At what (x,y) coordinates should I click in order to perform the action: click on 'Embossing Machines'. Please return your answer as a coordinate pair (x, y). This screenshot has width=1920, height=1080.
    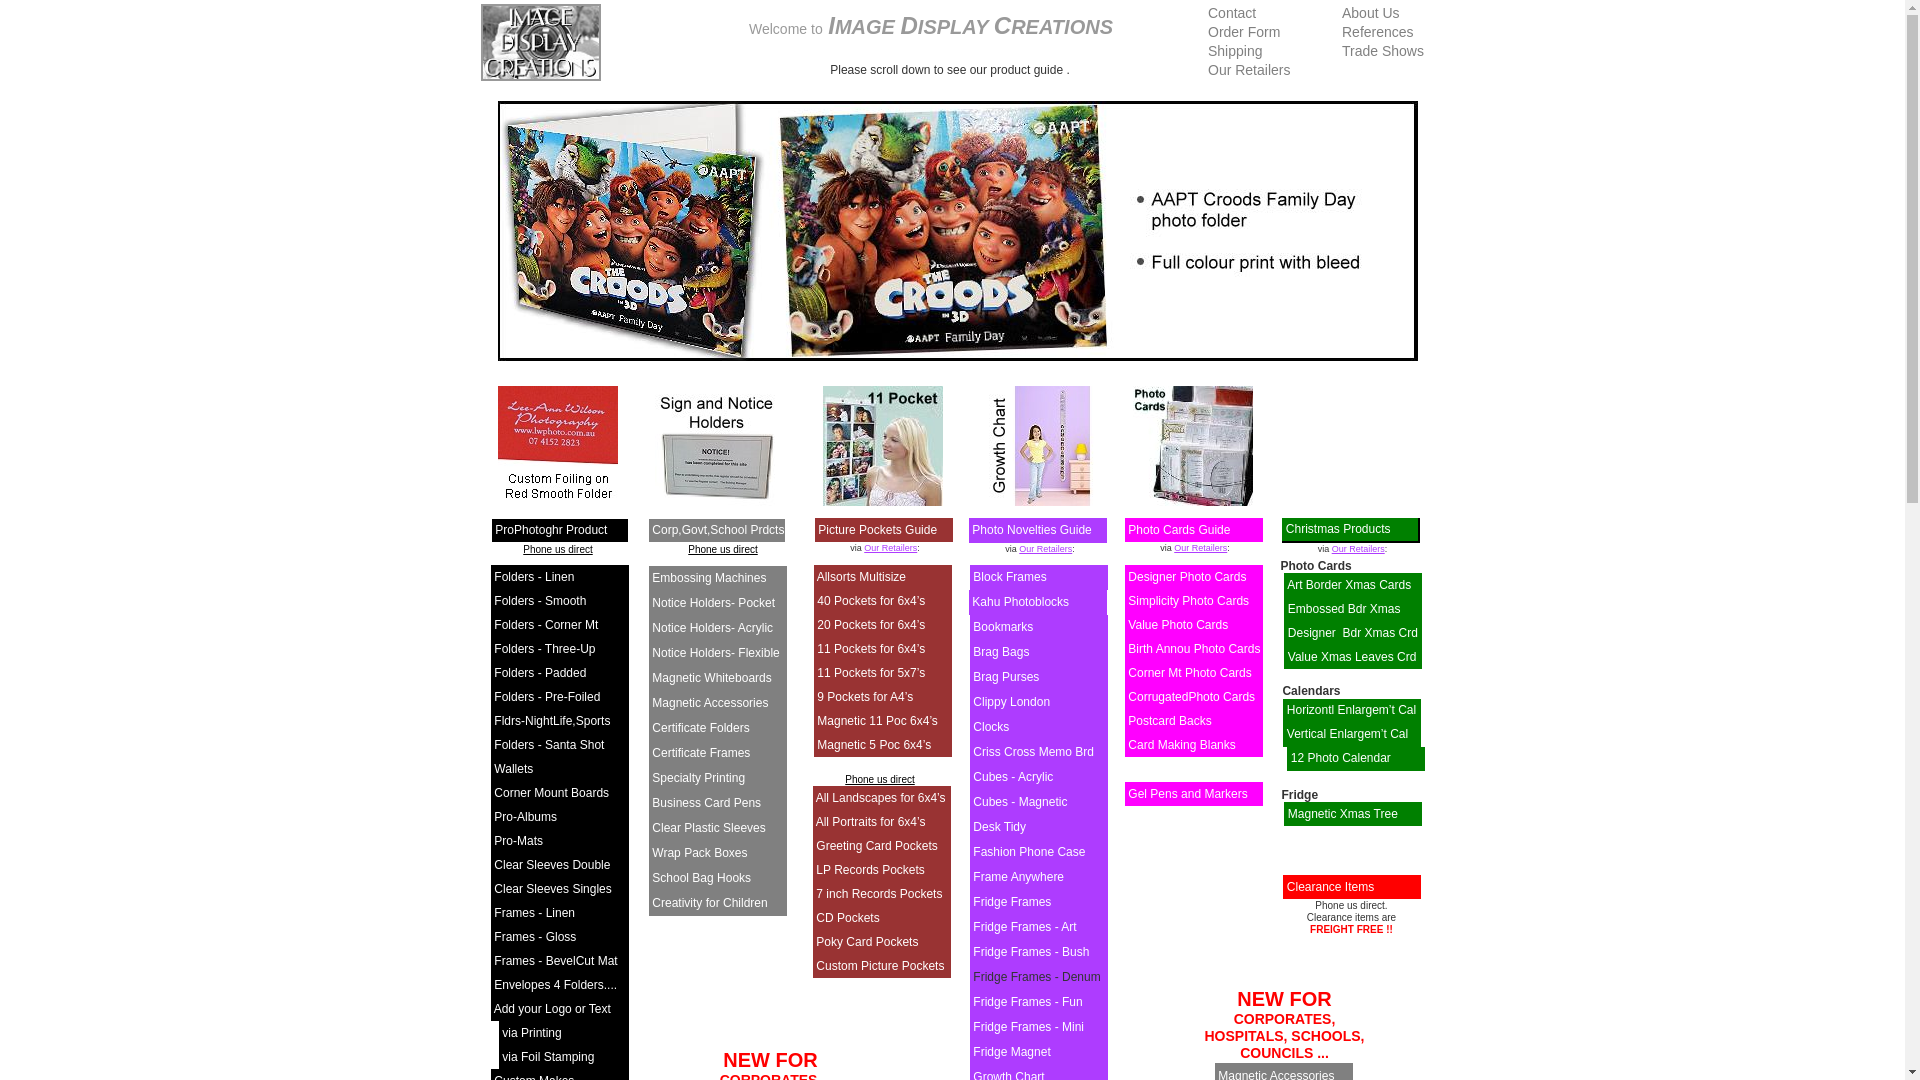
    Looking at the image, I should click on (652, 578).